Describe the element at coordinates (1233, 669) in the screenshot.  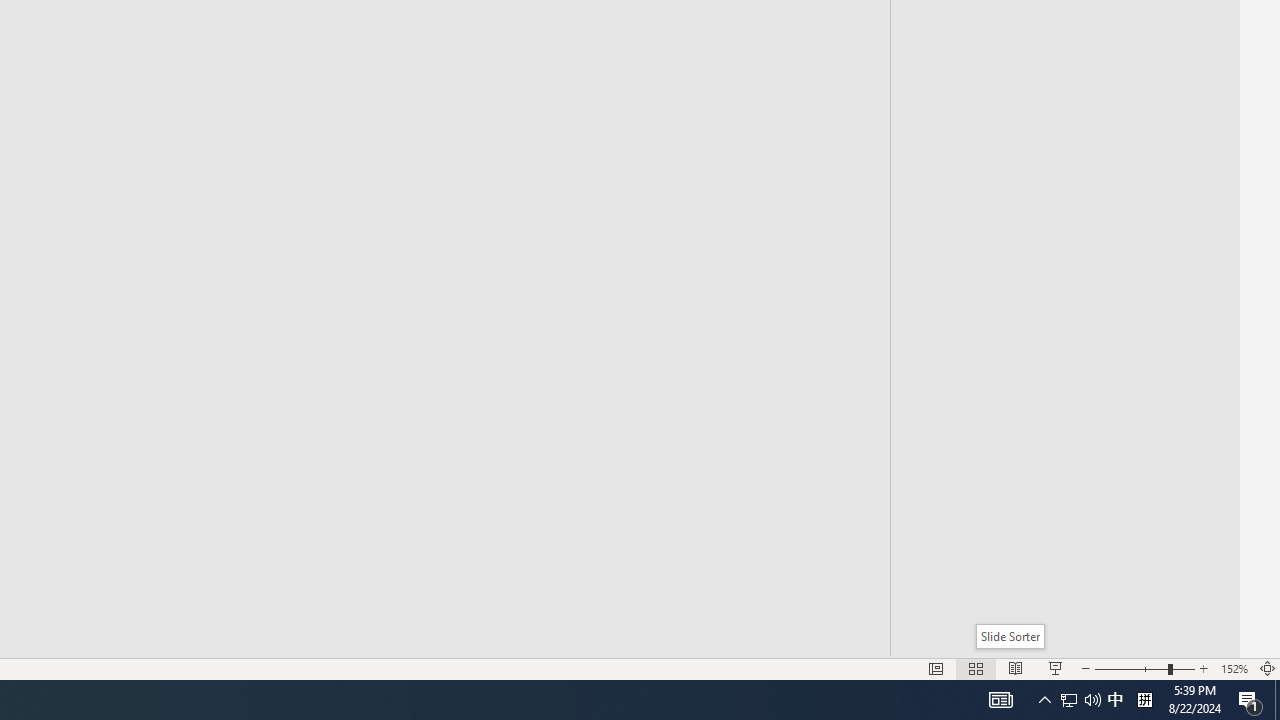
I see `'Zoom 152%'` at that location.